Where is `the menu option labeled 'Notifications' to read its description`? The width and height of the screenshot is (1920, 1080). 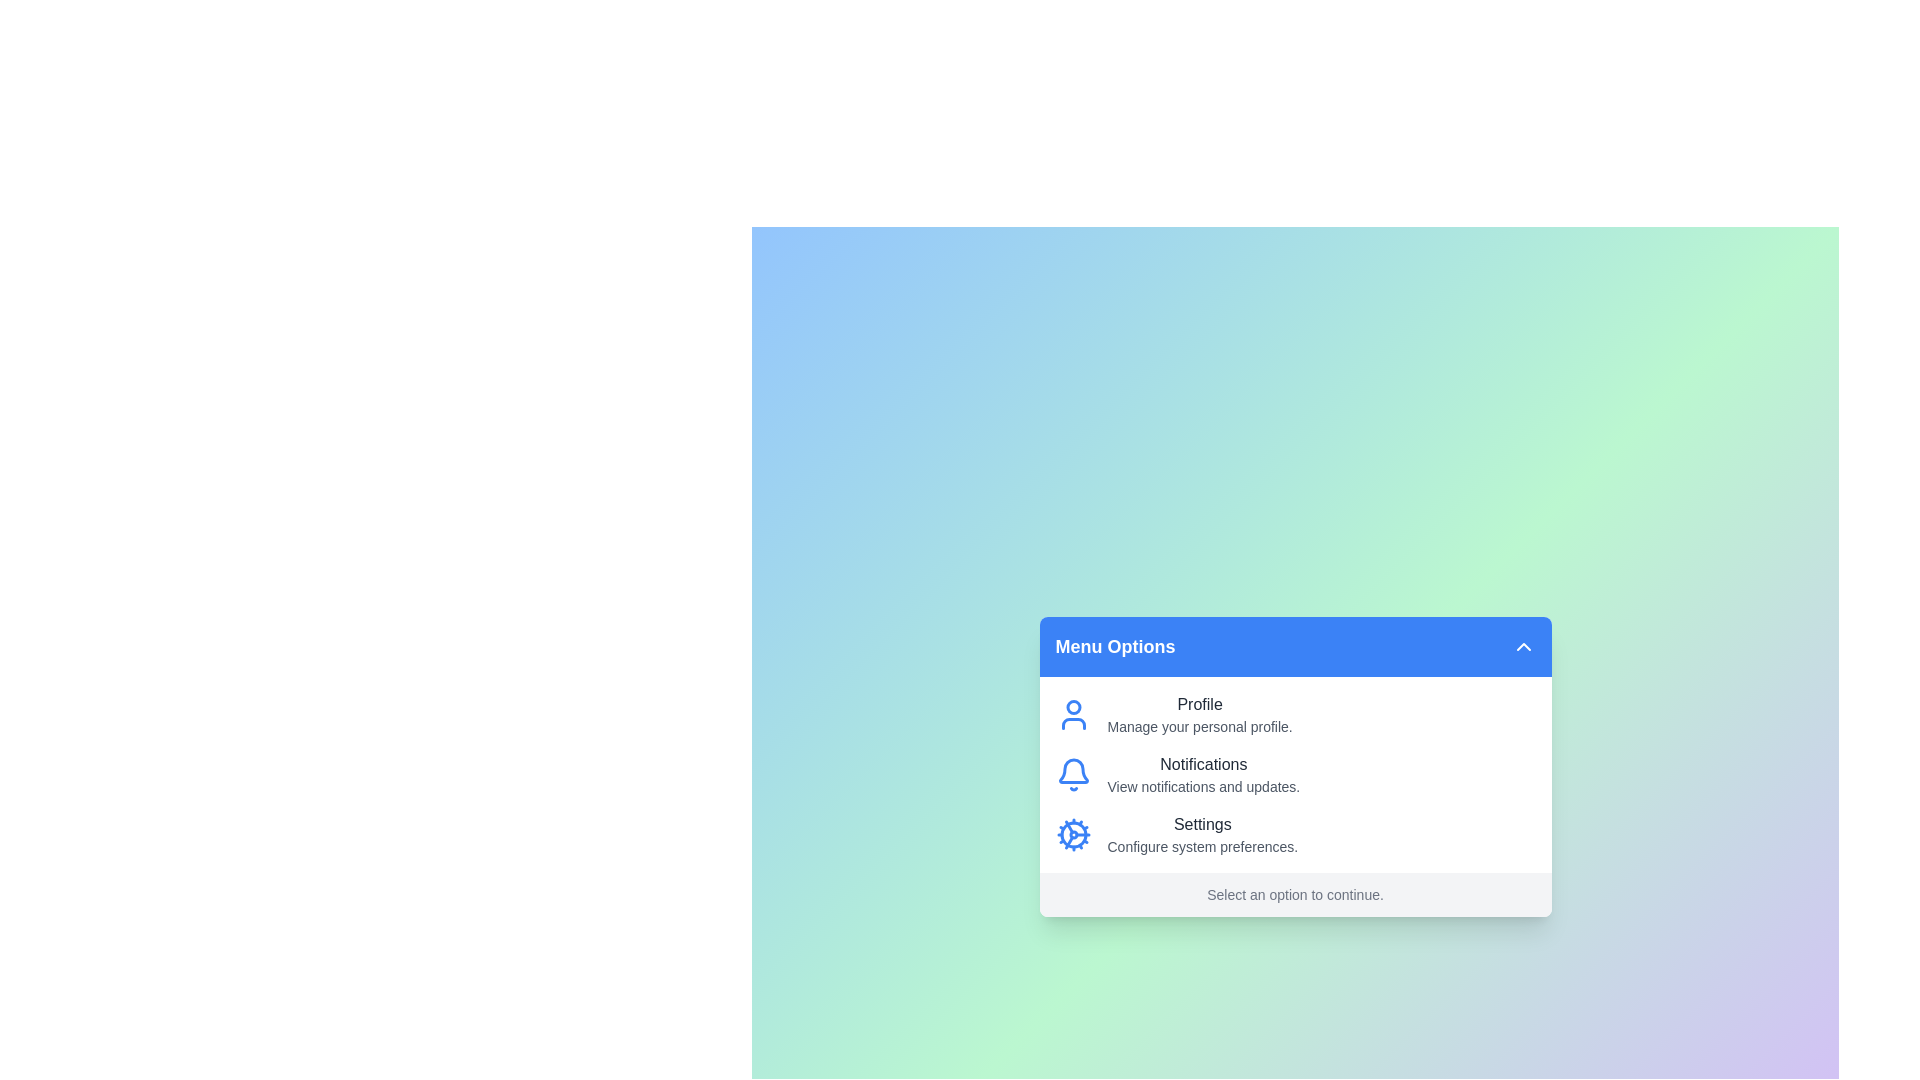
the menu option labeled 'Notifications' to read its description is located at coordinates (1200, 774).